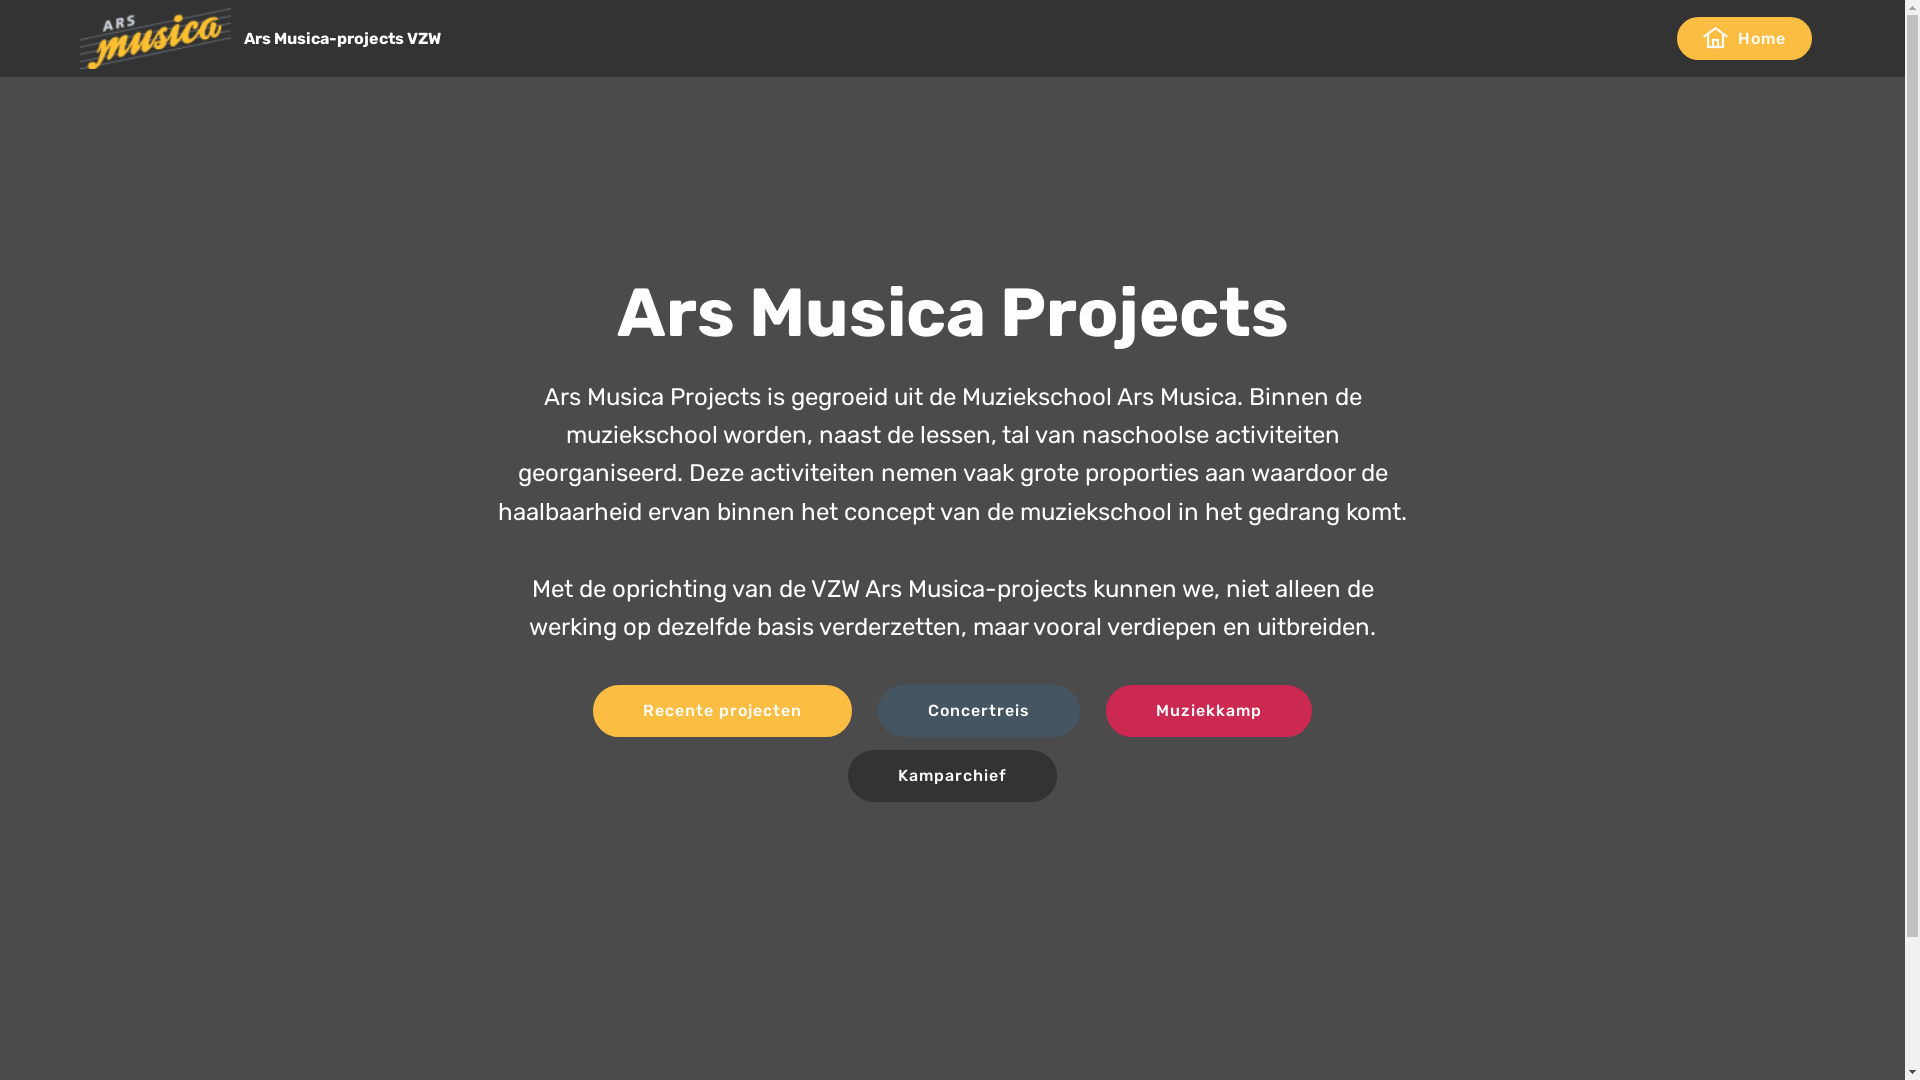 The height and width of the screenshot is (1080, 1920). Describe the element at coordinates (358, 38) in the screenshot. I see `'Ars Musica-projects VZW'` at that location.